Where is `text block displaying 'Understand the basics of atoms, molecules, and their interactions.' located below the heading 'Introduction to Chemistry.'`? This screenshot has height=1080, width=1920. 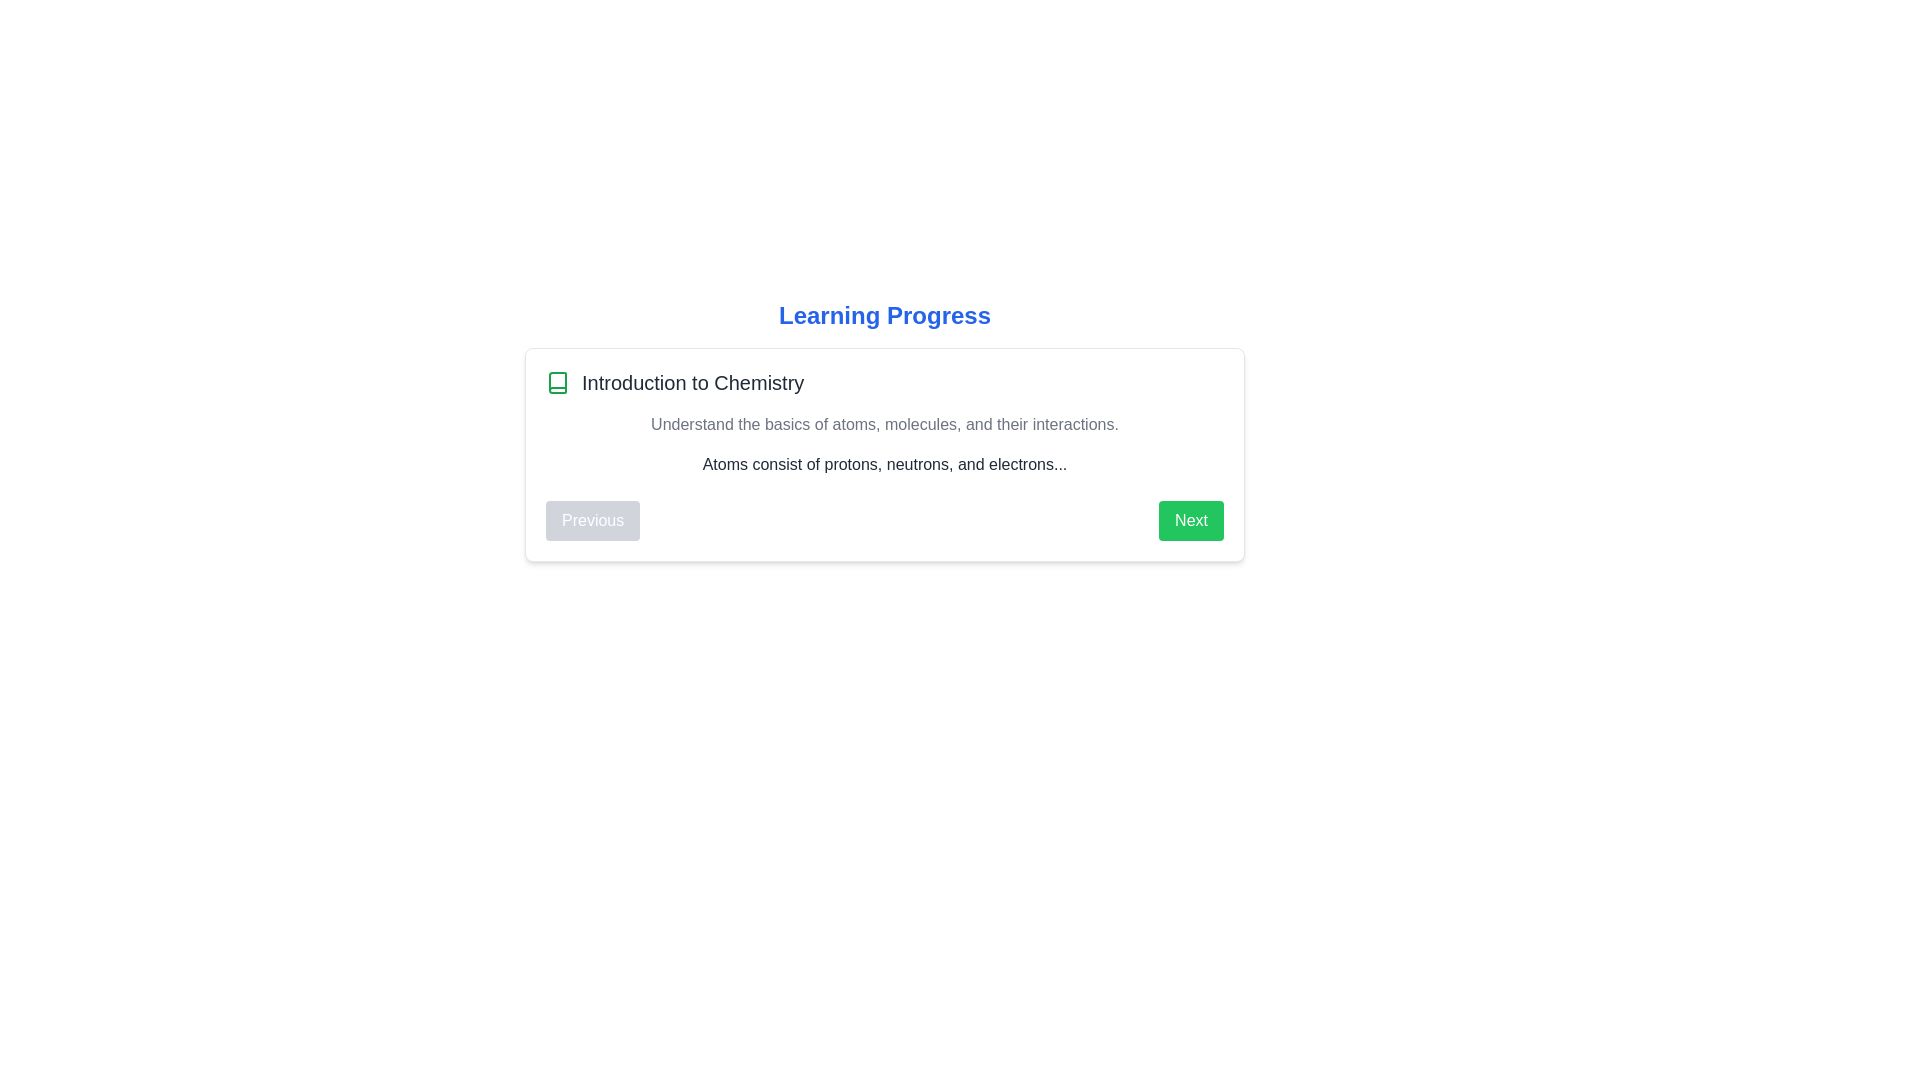 text block displaying 'Understand the basics of atoms, molecules, and their interactions.' located below the heading 'Introduction to Chemistry.' is located at coordinates (883, 423).